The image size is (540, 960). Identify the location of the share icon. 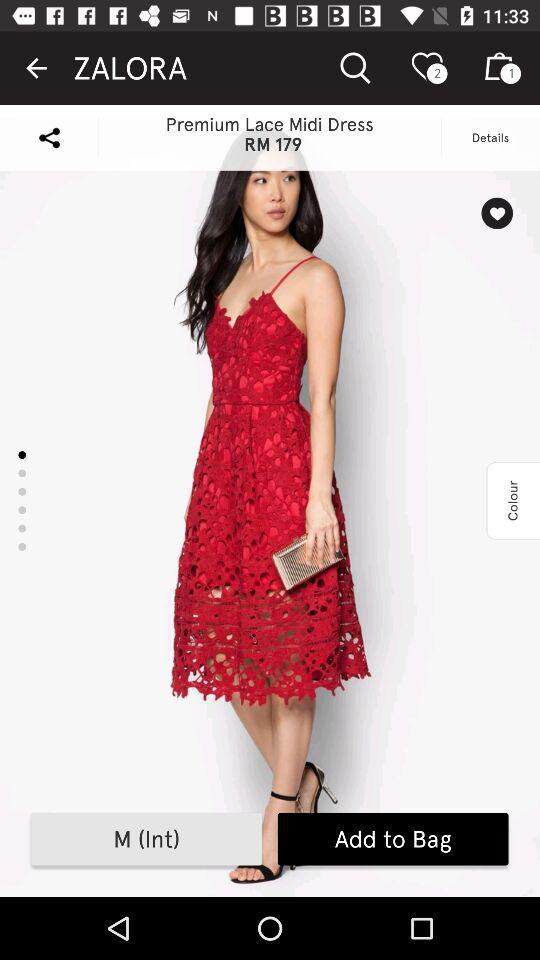
(49, 136).